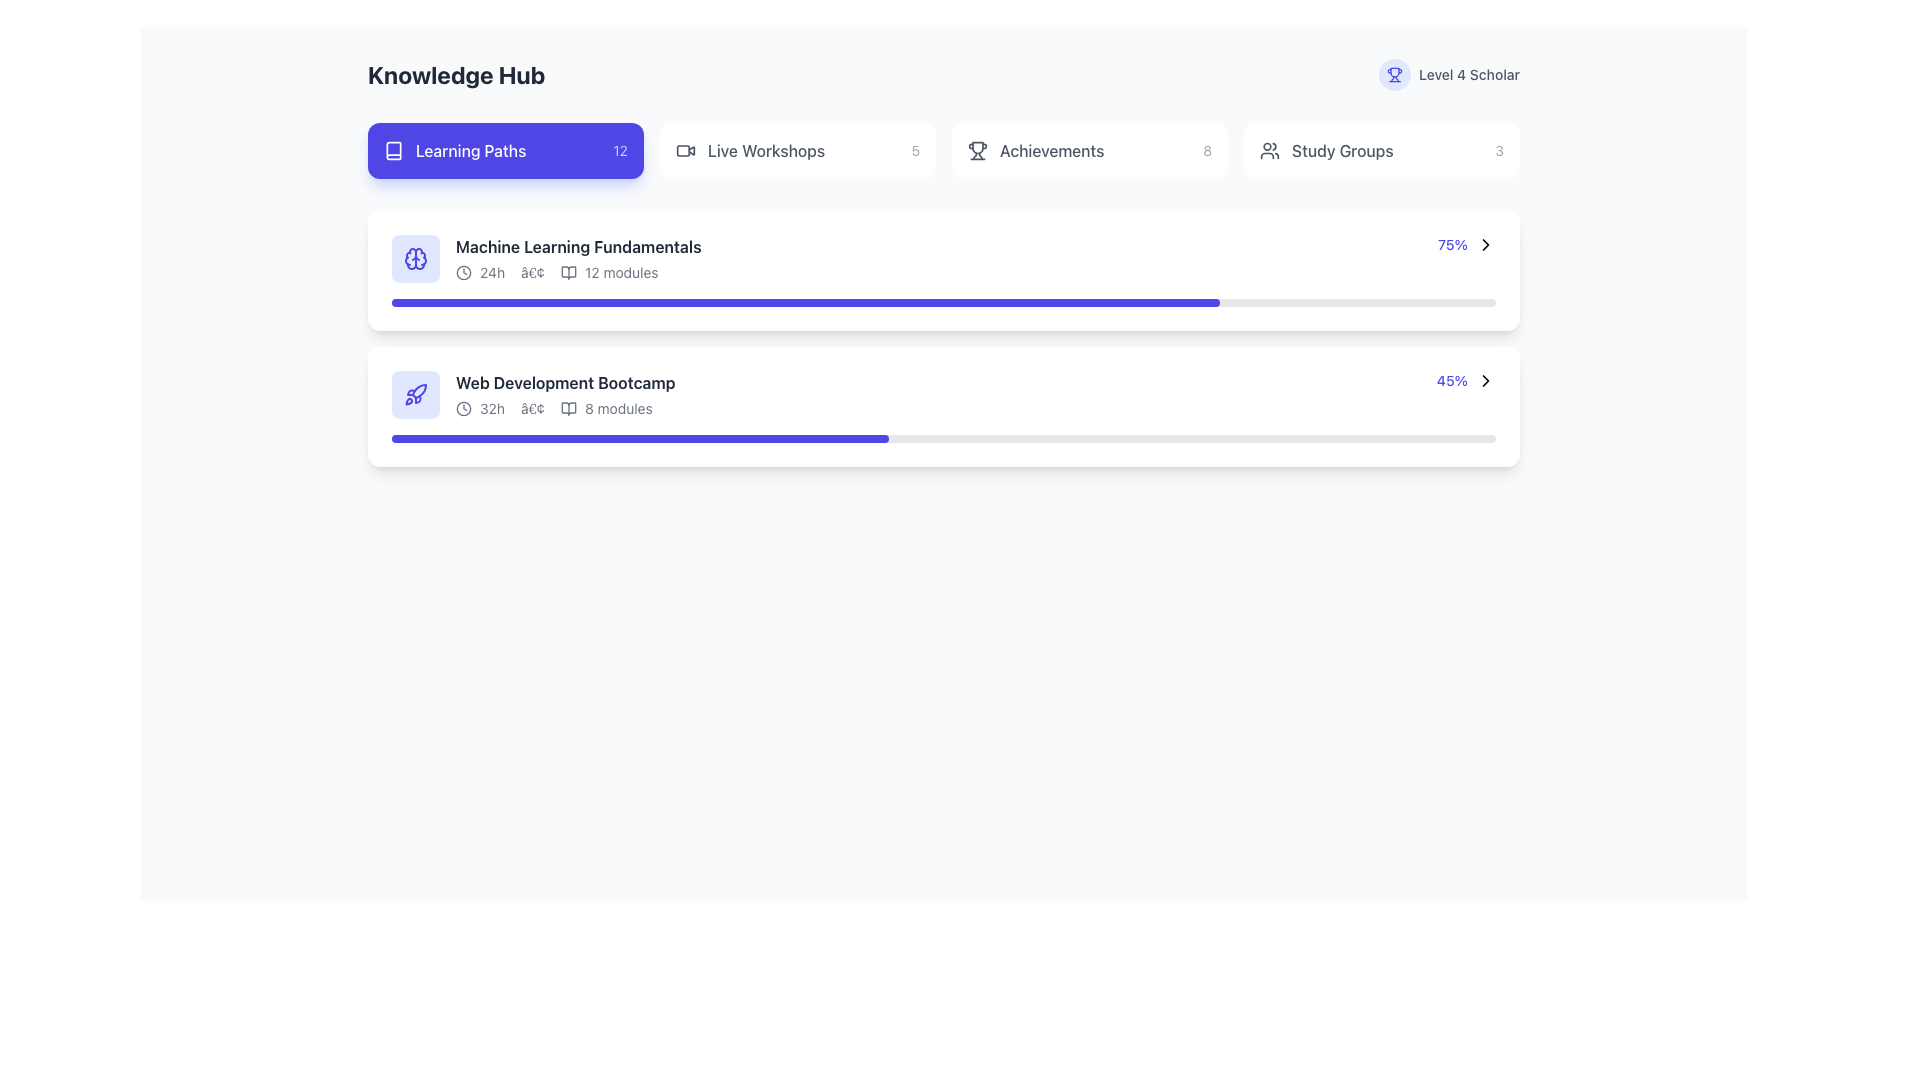  I want to click on the 'Live Workshops' button located in the top central part of the interface, positioned to the right of 'Learning Paths' and to the left of 'Achievements', so click(796, 149).